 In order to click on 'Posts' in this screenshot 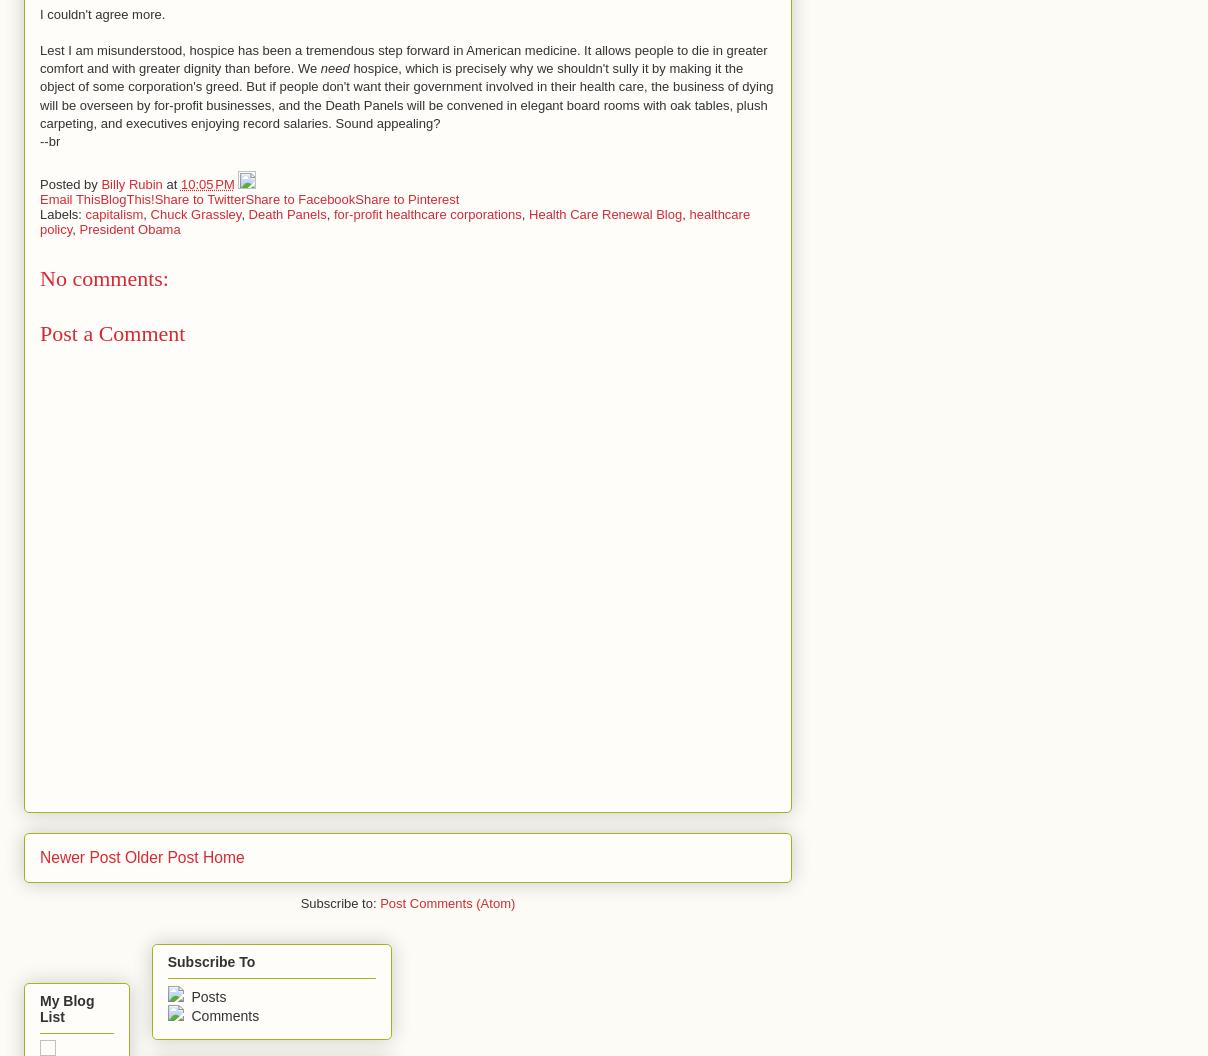, I will do `click(186, 995)`.